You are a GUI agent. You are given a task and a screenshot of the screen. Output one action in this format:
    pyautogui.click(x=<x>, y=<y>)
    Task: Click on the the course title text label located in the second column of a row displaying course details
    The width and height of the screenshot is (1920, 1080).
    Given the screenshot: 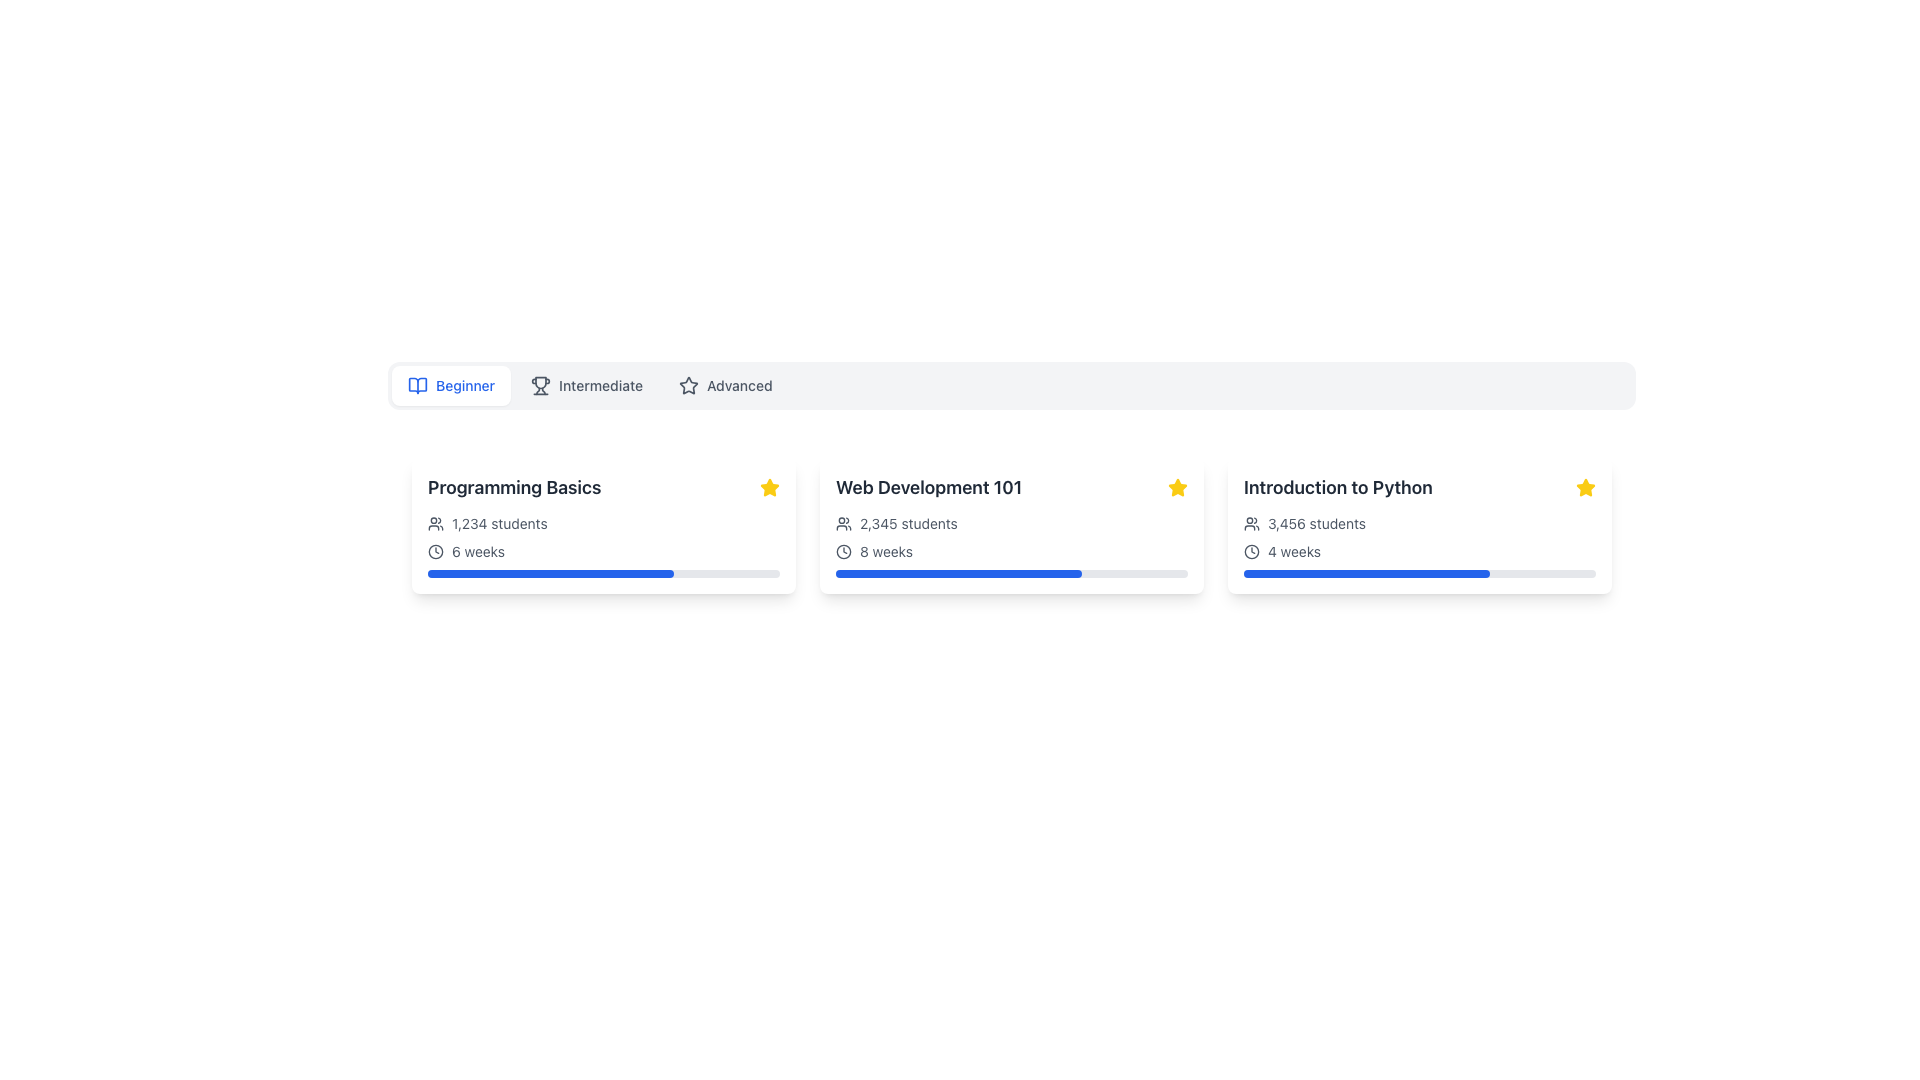 What is the action you would take?
    pyautogui.click(x=928, y=488)
    